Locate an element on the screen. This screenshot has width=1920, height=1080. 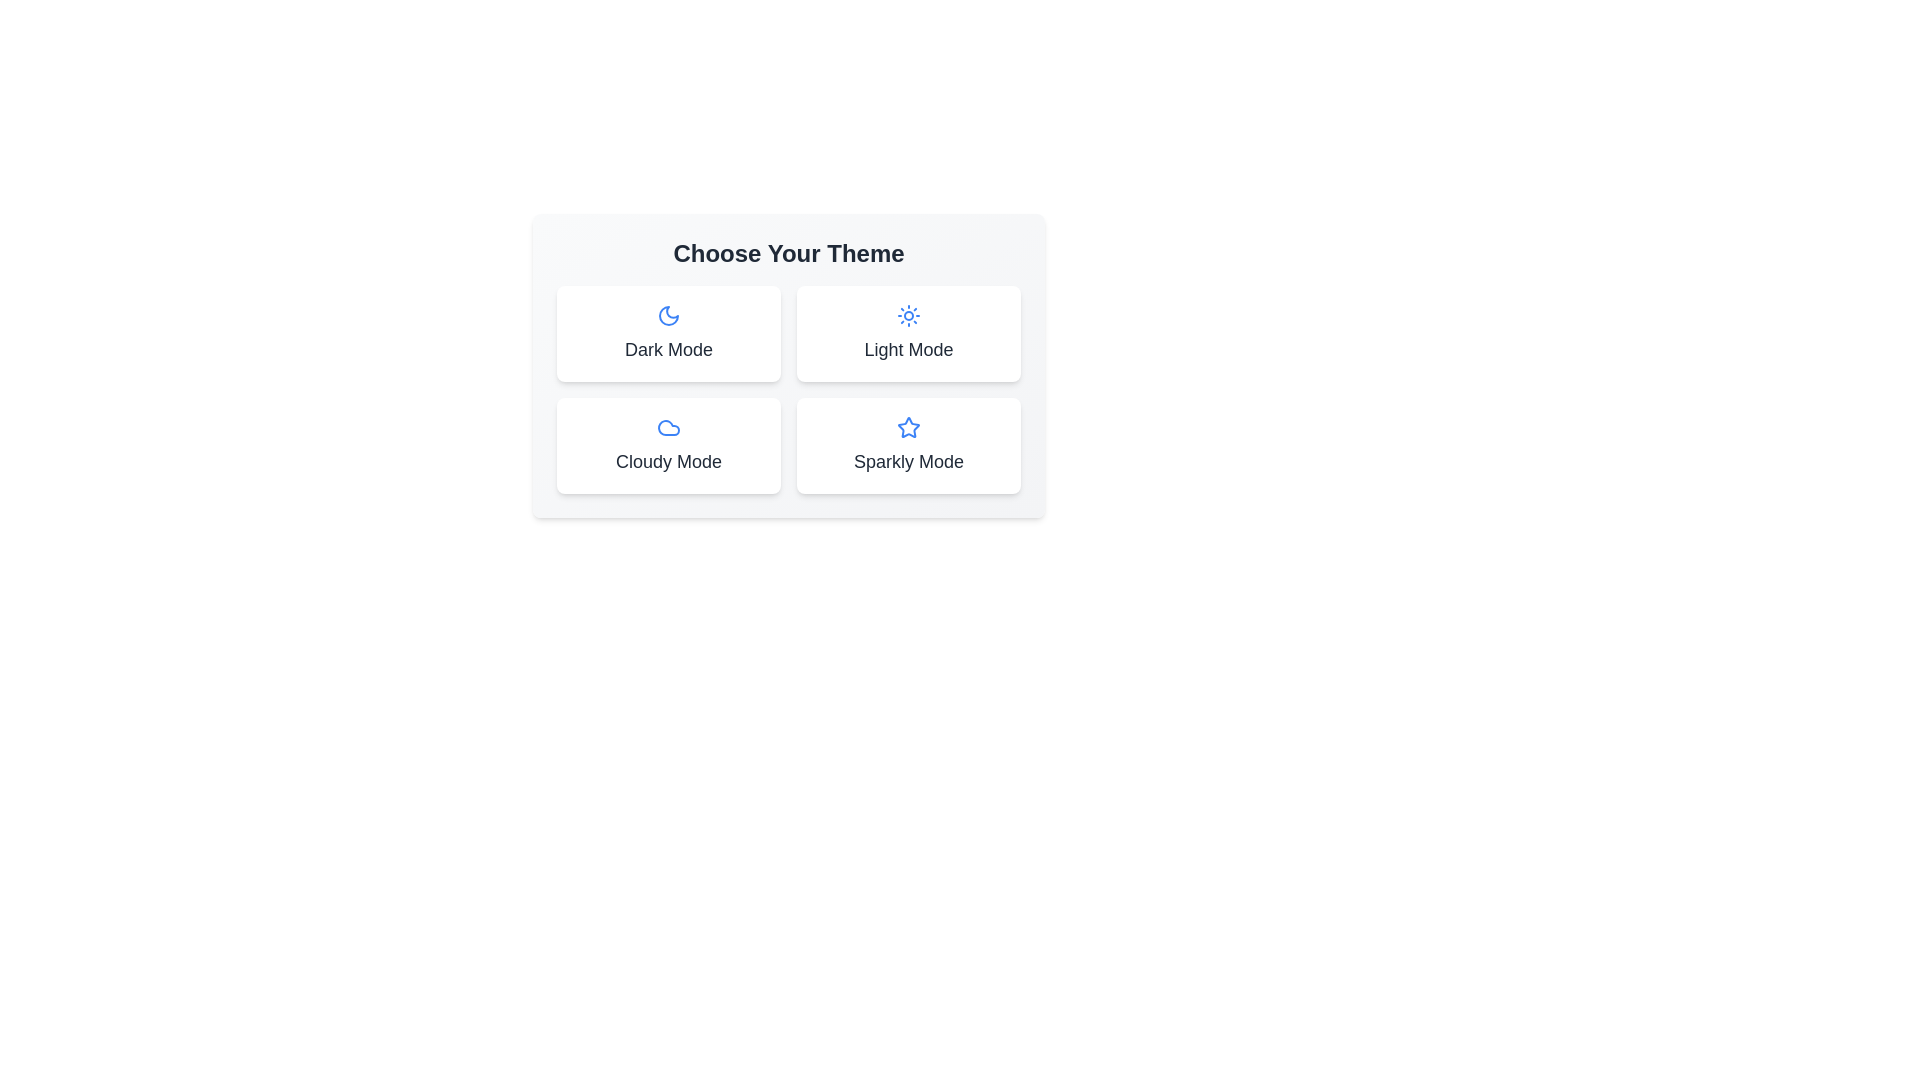
the 'Dark Mode' selectable card option, which is the first card in a 2x2 grid under 'Choose Your Theme', featuring a crescent moon icon and bold text is located at coordinates (668, 333).